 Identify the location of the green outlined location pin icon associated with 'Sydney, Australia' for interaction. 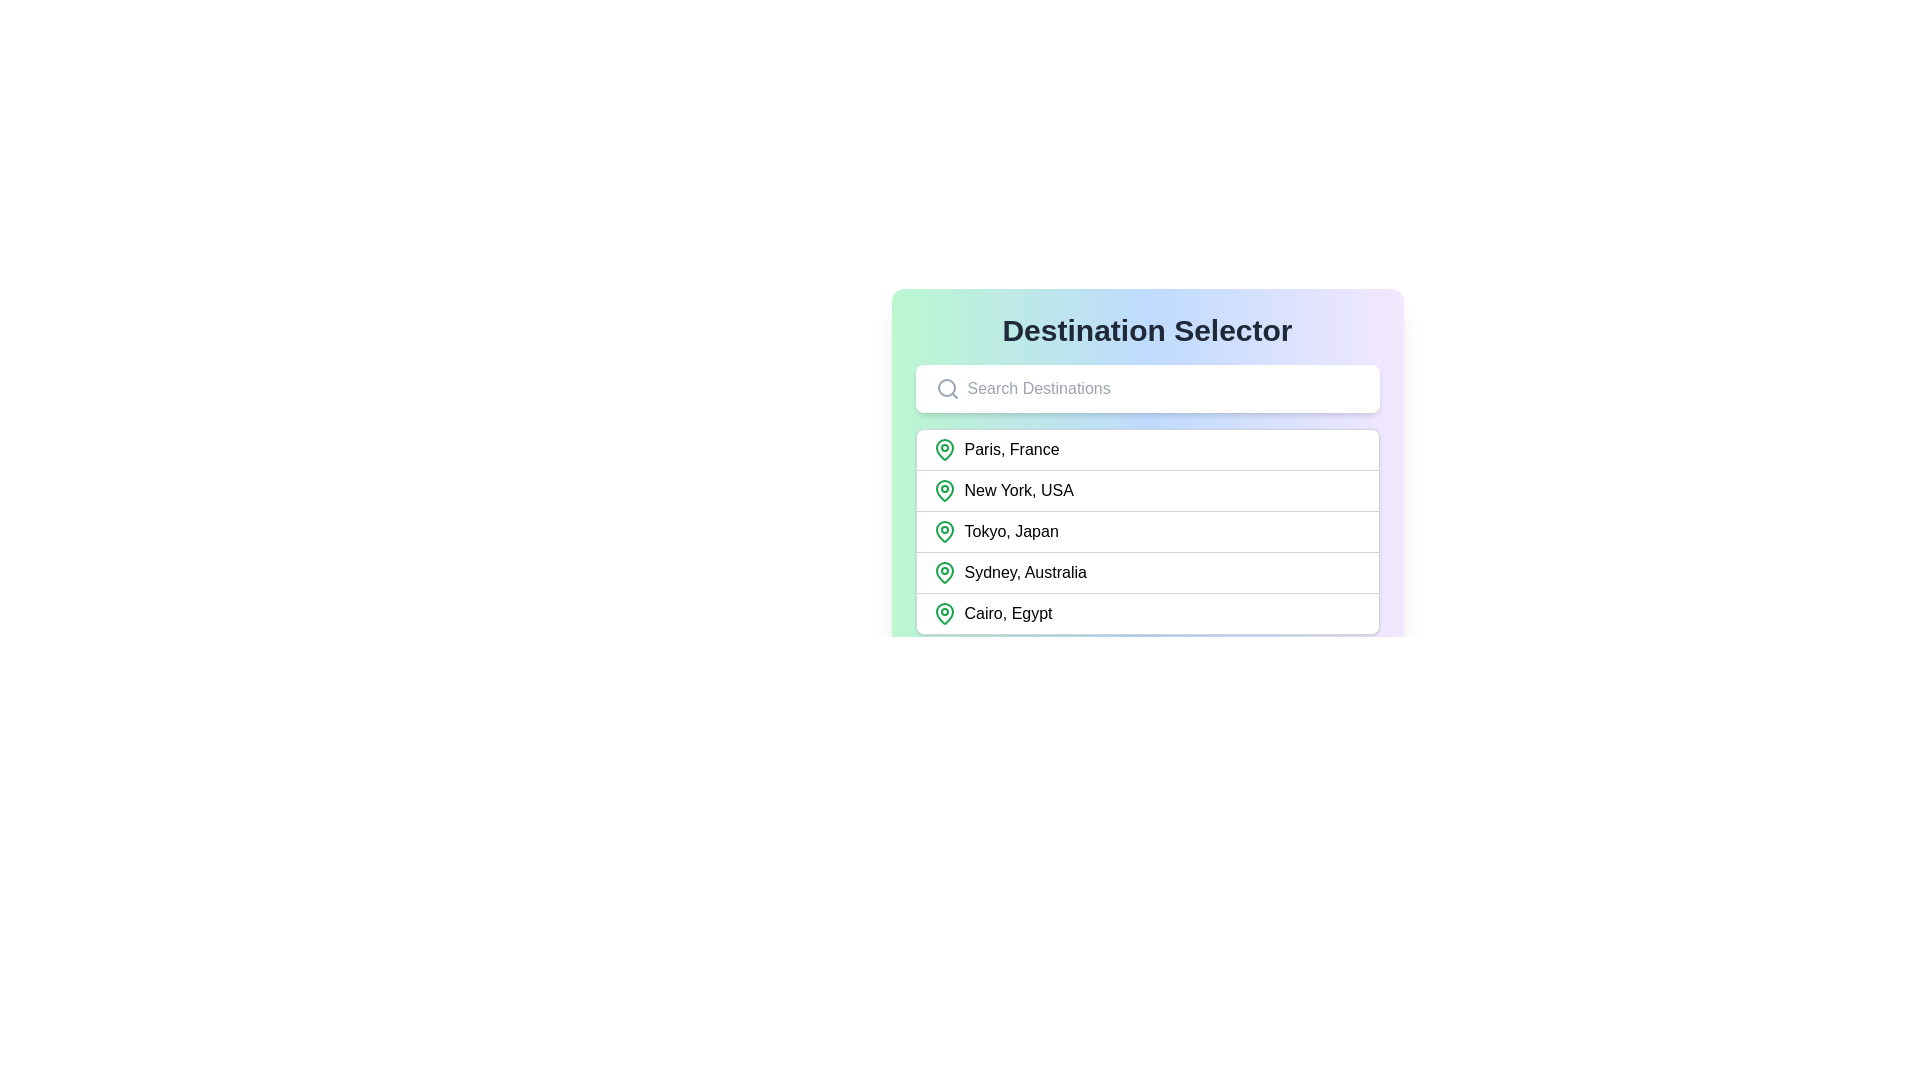
(943, 573).